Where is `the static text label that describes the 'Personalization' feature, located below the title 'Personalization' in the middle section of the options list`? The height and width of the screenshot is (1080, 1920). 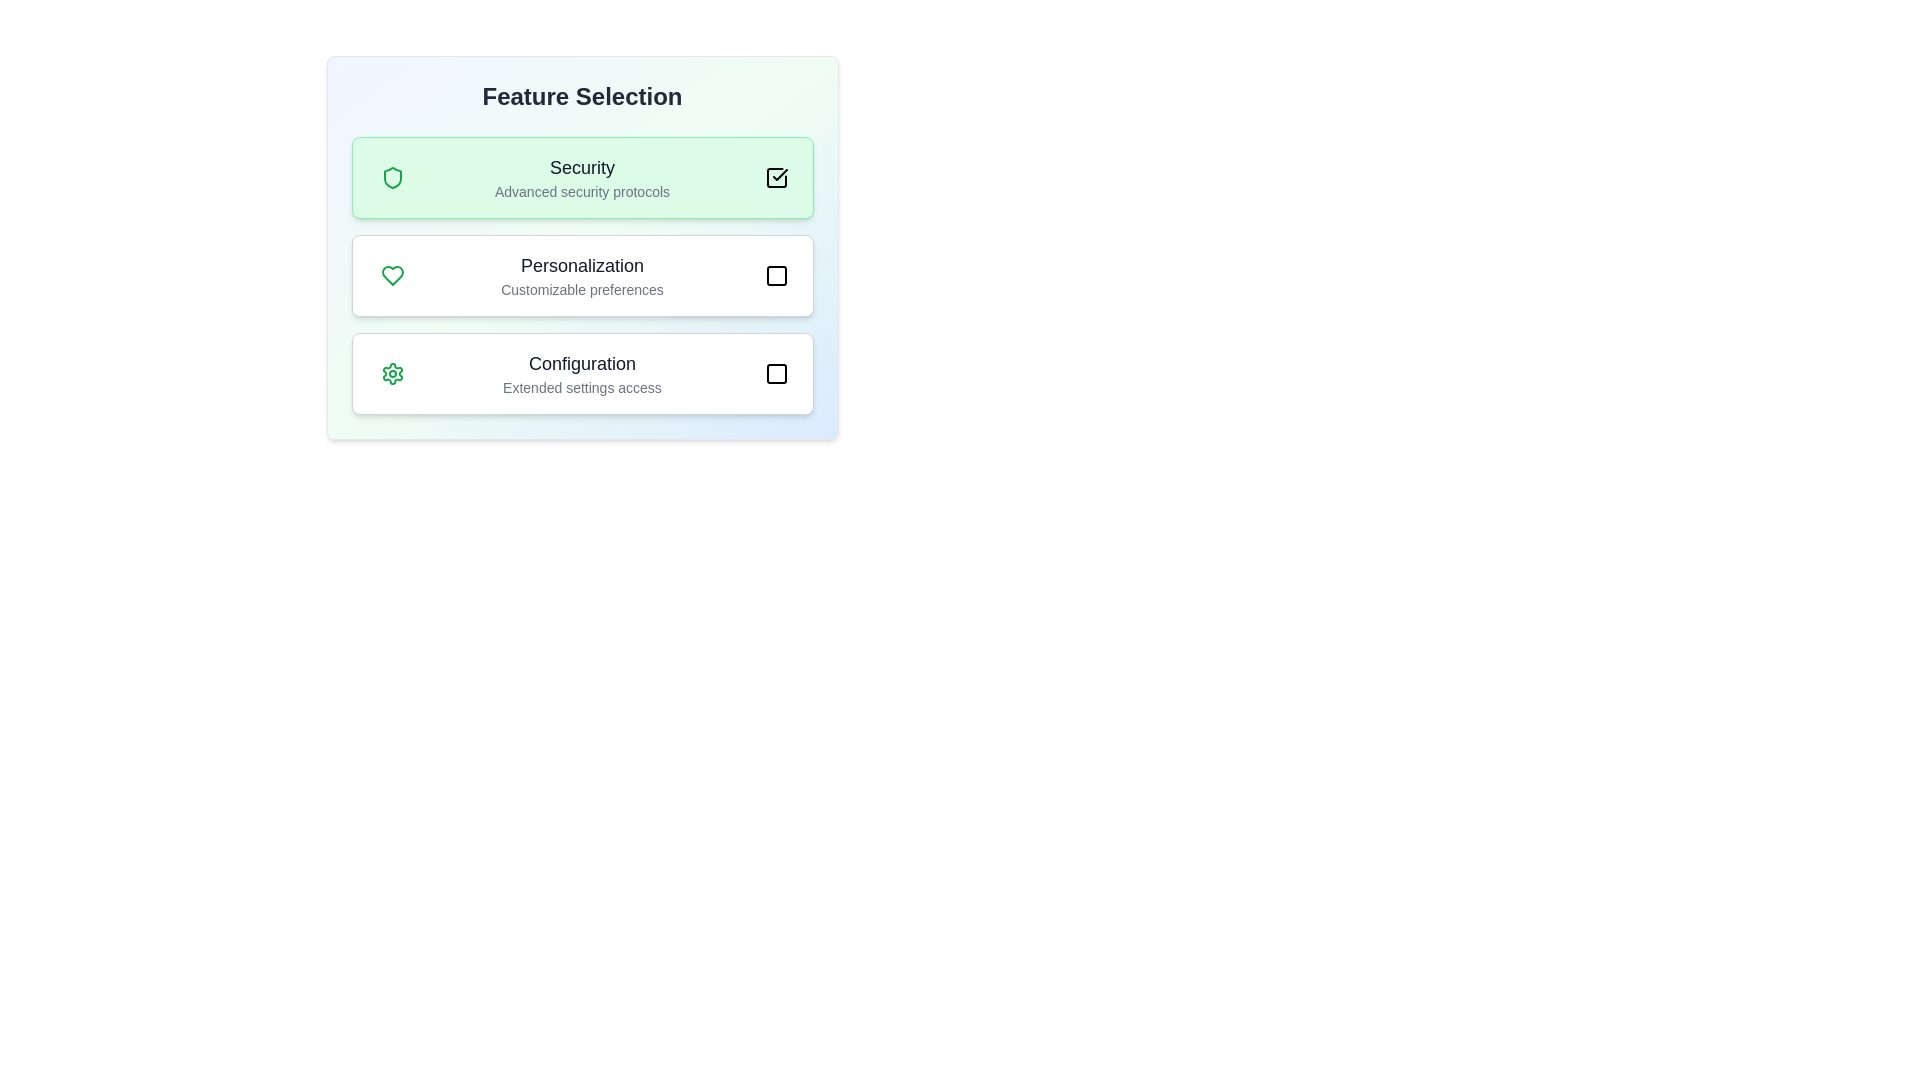 the static text label that describes the 'Personalization' feature, located below the title 'Personalization' in the middle section of the options list is located at coordinates (581, 289).